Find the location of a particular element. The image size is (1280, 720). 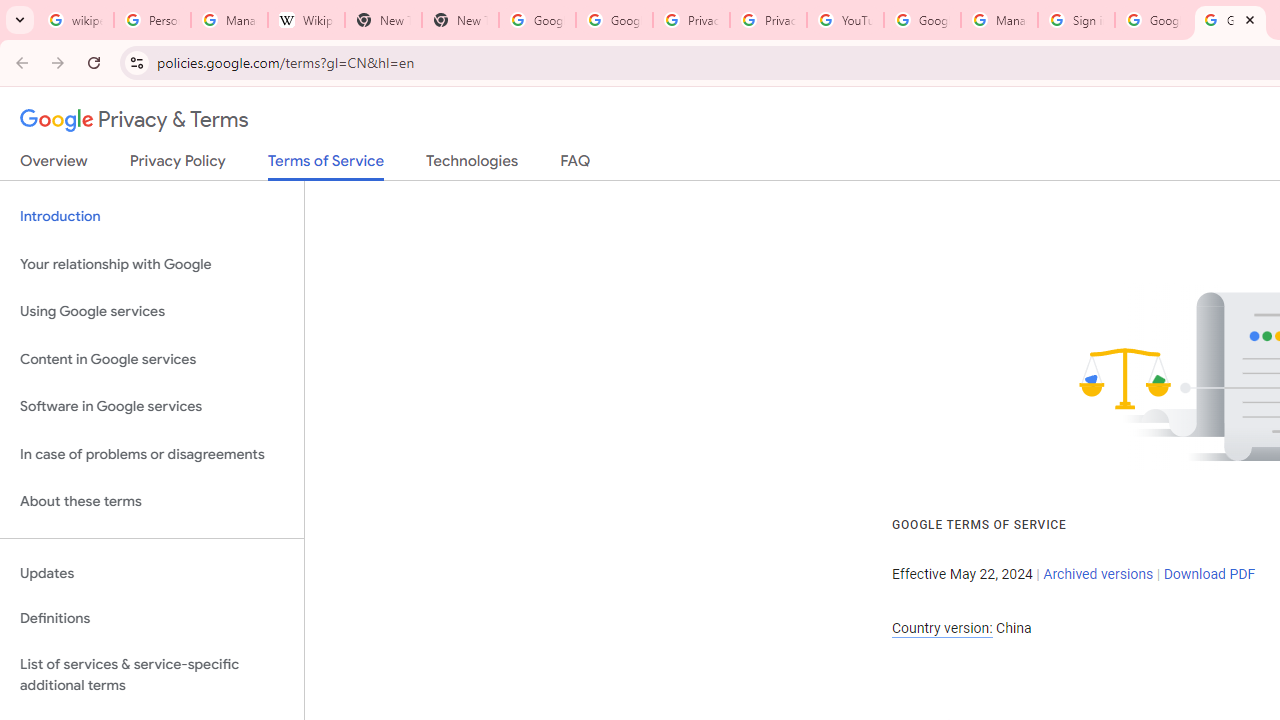

'Personalization & Google Search results - Google Search Help' is located at coordinates (151, 20).